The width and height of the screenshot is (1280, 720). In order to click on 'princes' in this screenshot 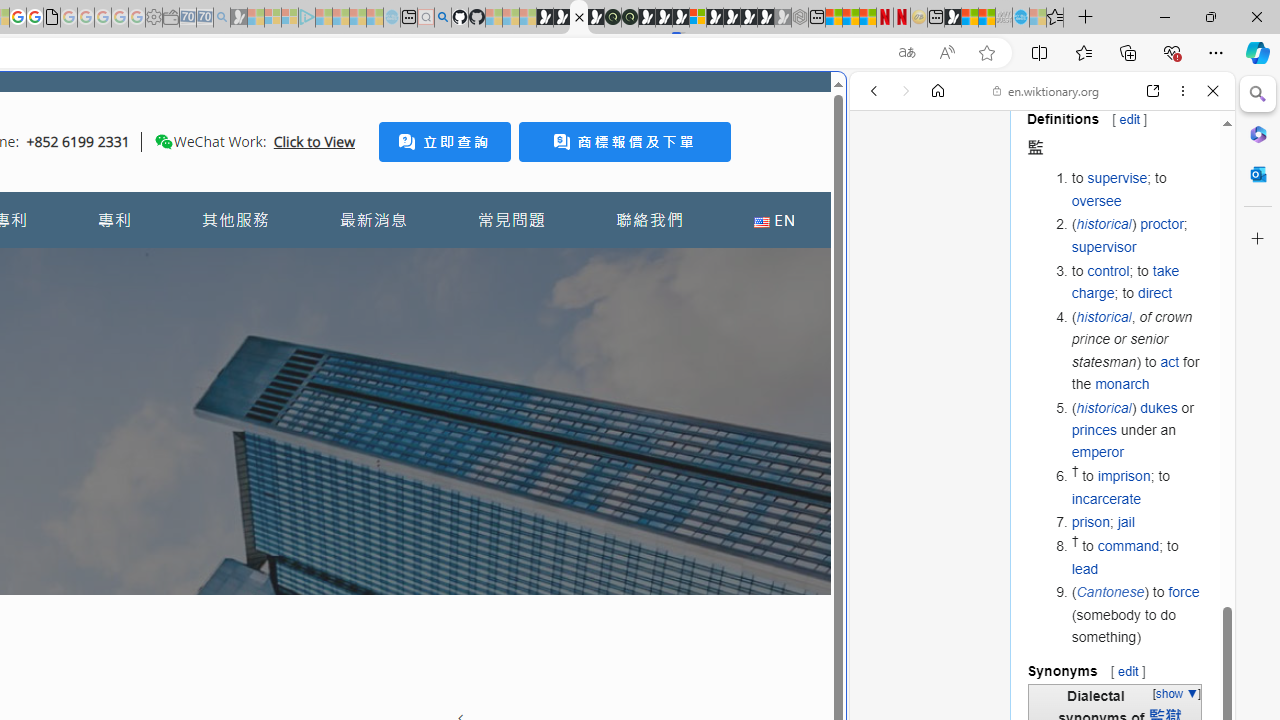, I will do `click(1093, 429)`.